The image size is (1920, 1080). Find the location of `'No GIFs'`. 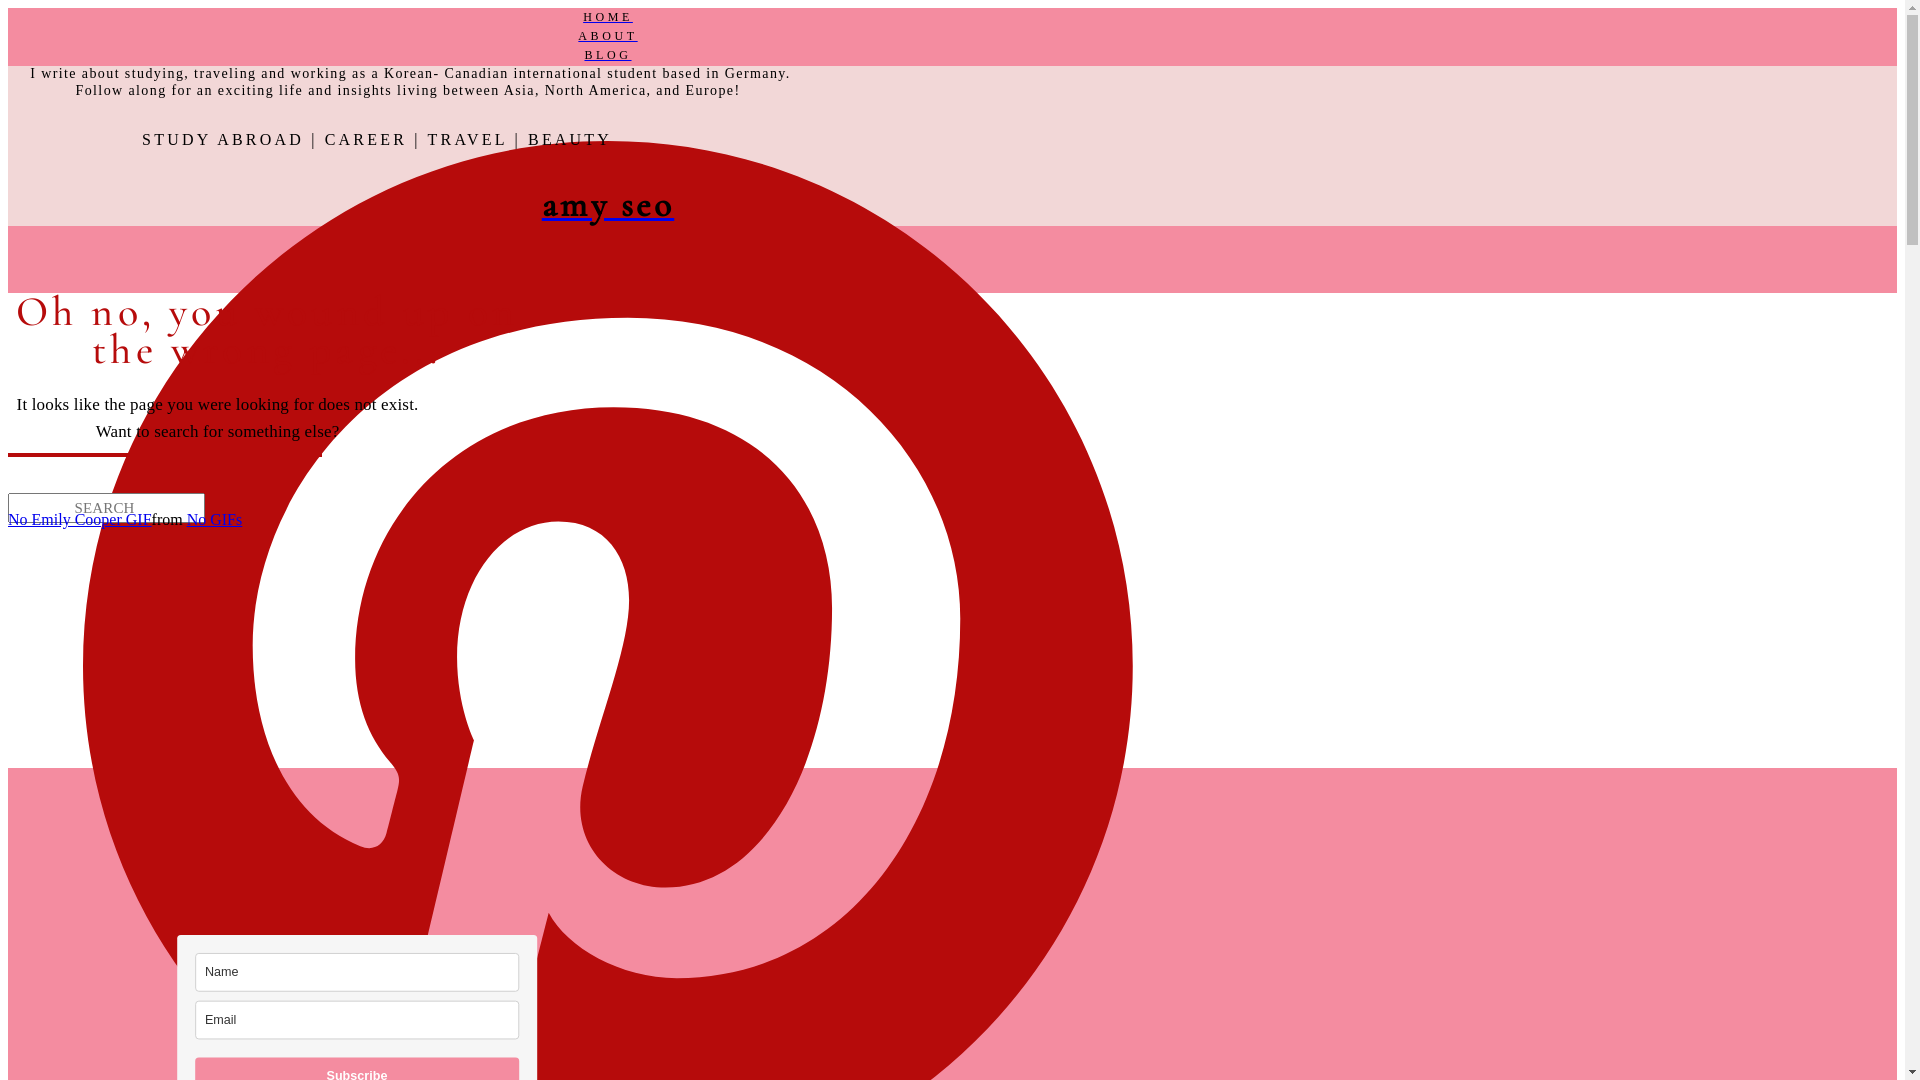

'No GIFs' is located at coordinates (215, 518).